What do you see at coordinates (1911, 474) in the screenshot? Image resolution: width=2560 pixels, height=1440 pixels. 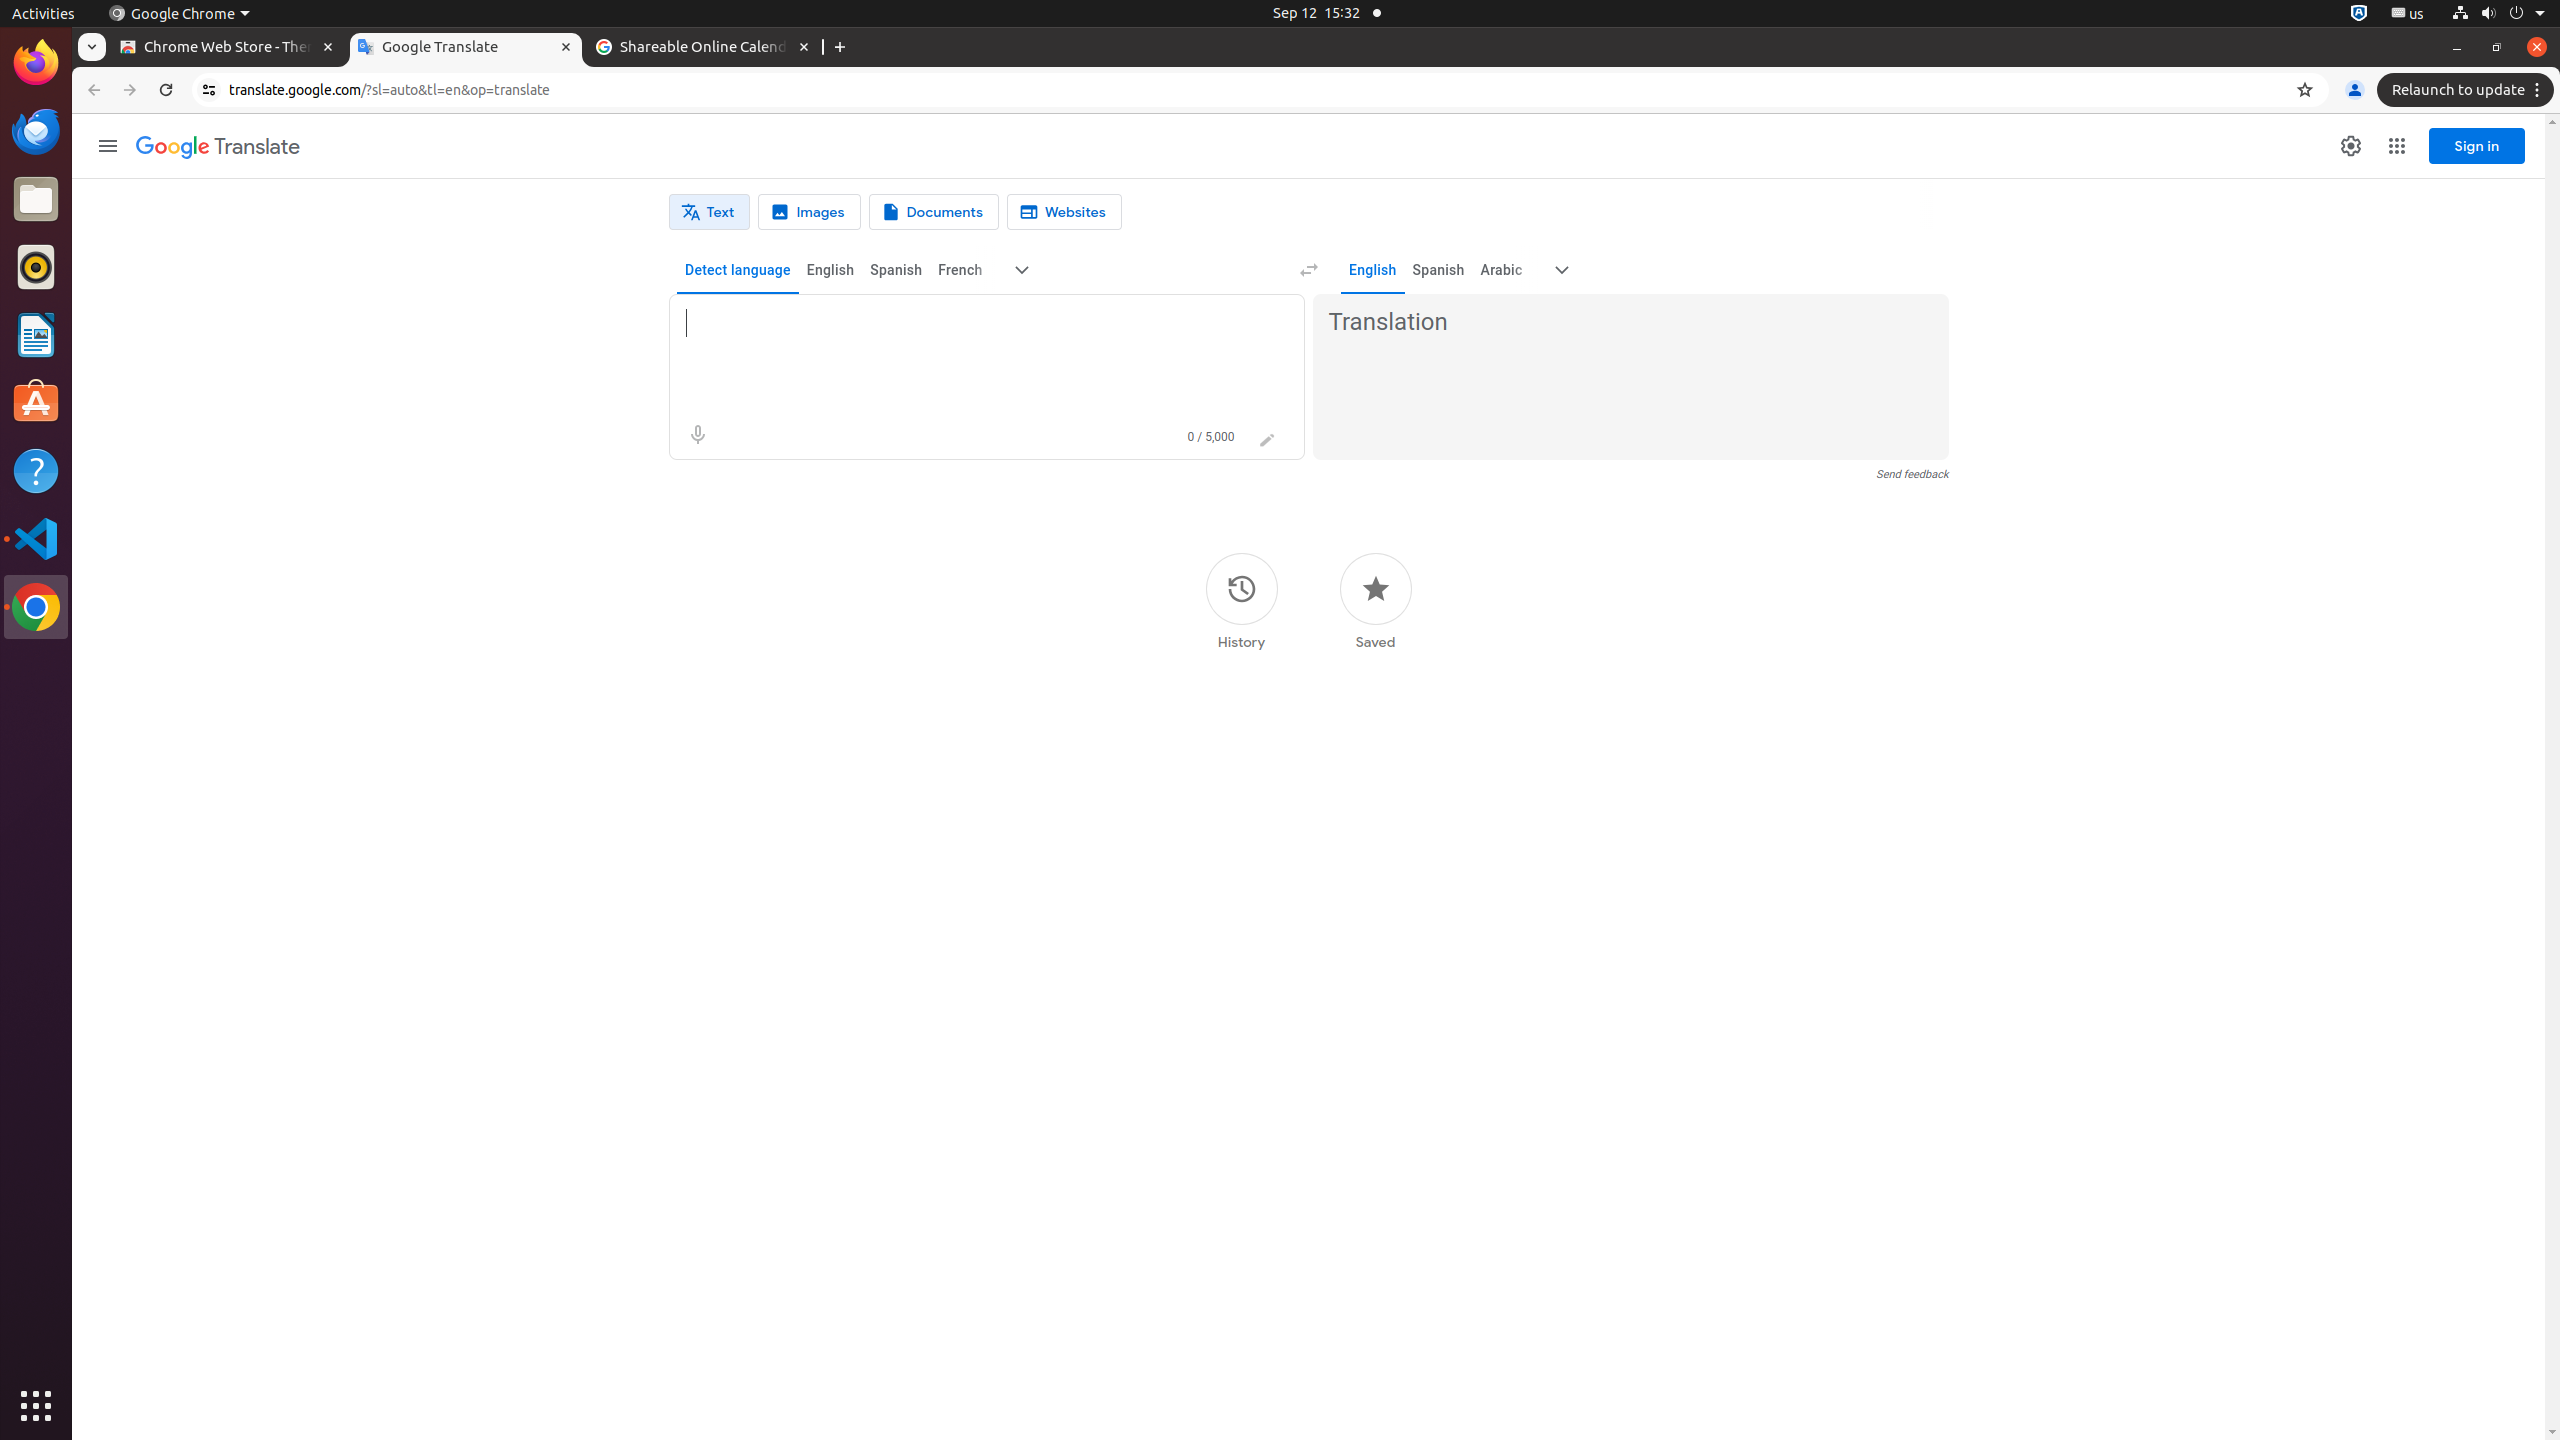 I see `'Send feedback'` at bounding box center [1911, 474].